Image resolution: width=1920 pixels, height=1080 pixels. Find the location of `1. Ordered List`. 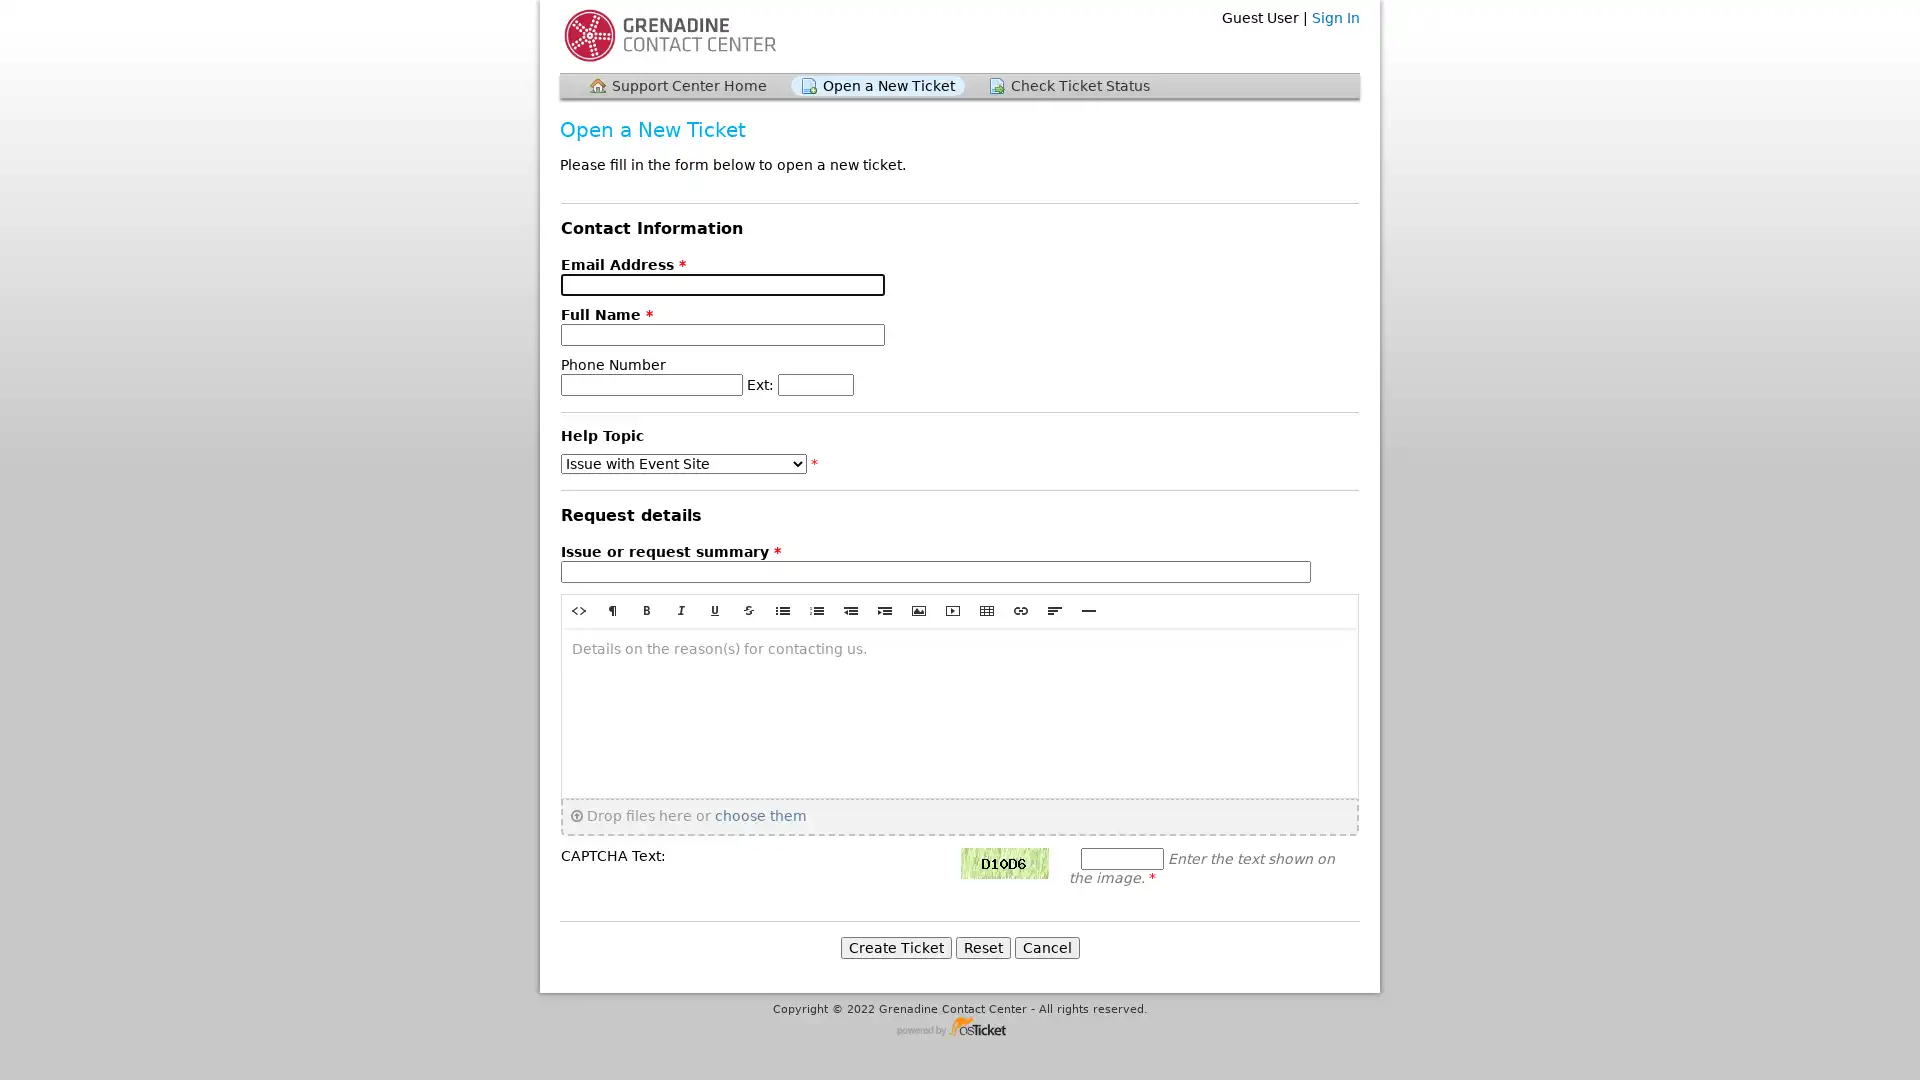

1. Ordered List is located at coordinates (816, 609).